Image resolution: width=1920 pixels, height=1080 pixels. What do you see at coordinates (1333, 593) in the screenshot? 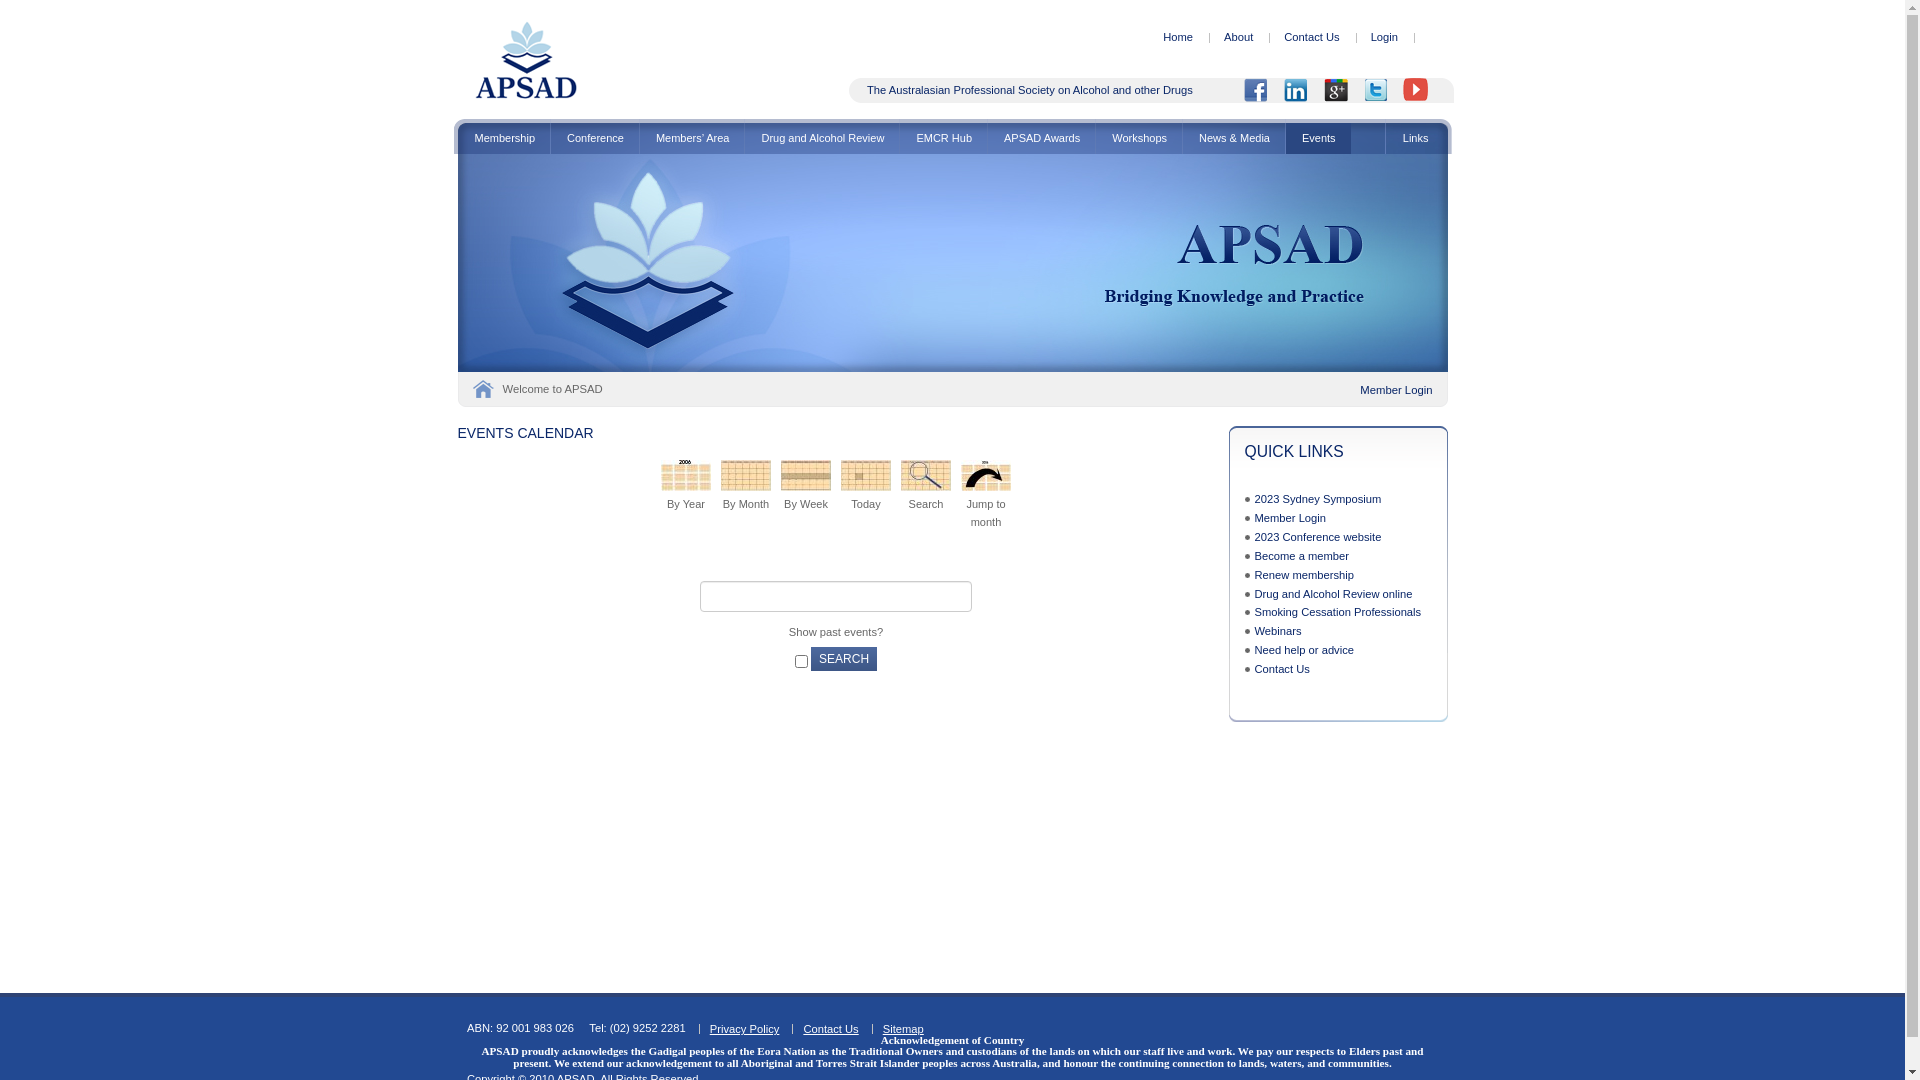
I see `'Drug and Alcohol Review online'` at bounding box center [1333, 593].